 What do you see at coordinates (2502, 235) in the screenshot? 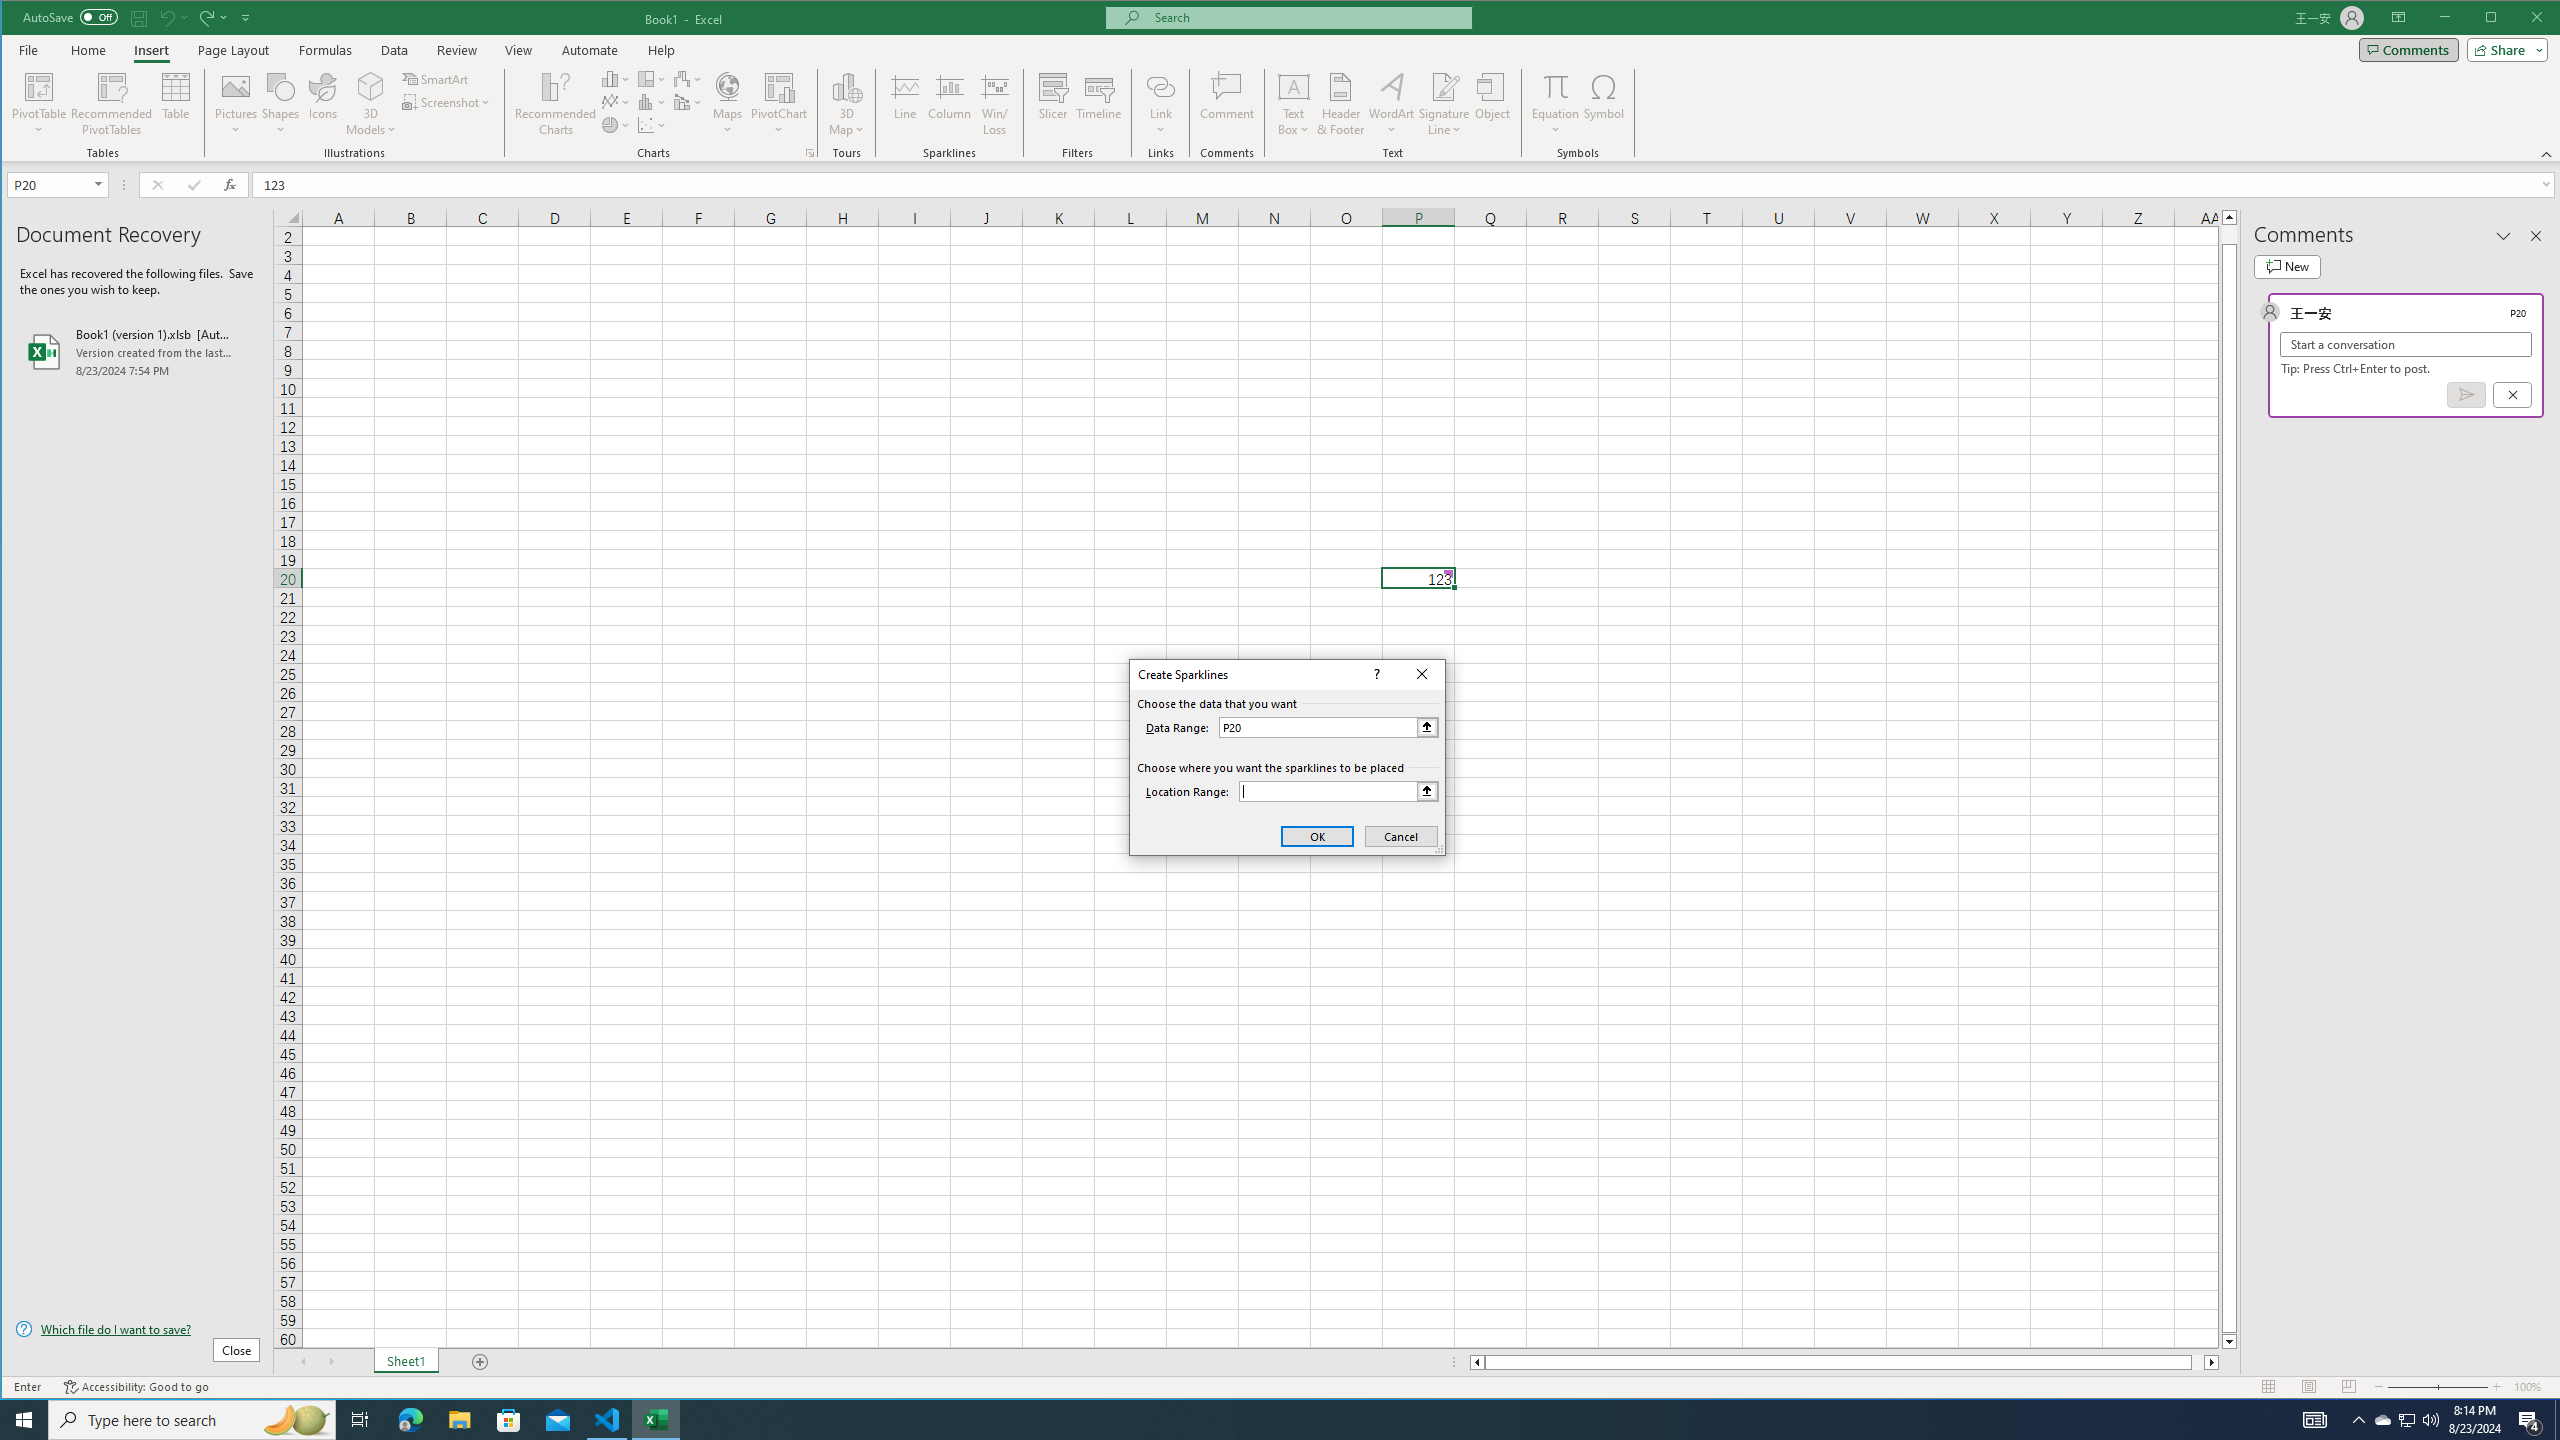
I see `'Task Pane Options'` at bounding box center [2502, 235].